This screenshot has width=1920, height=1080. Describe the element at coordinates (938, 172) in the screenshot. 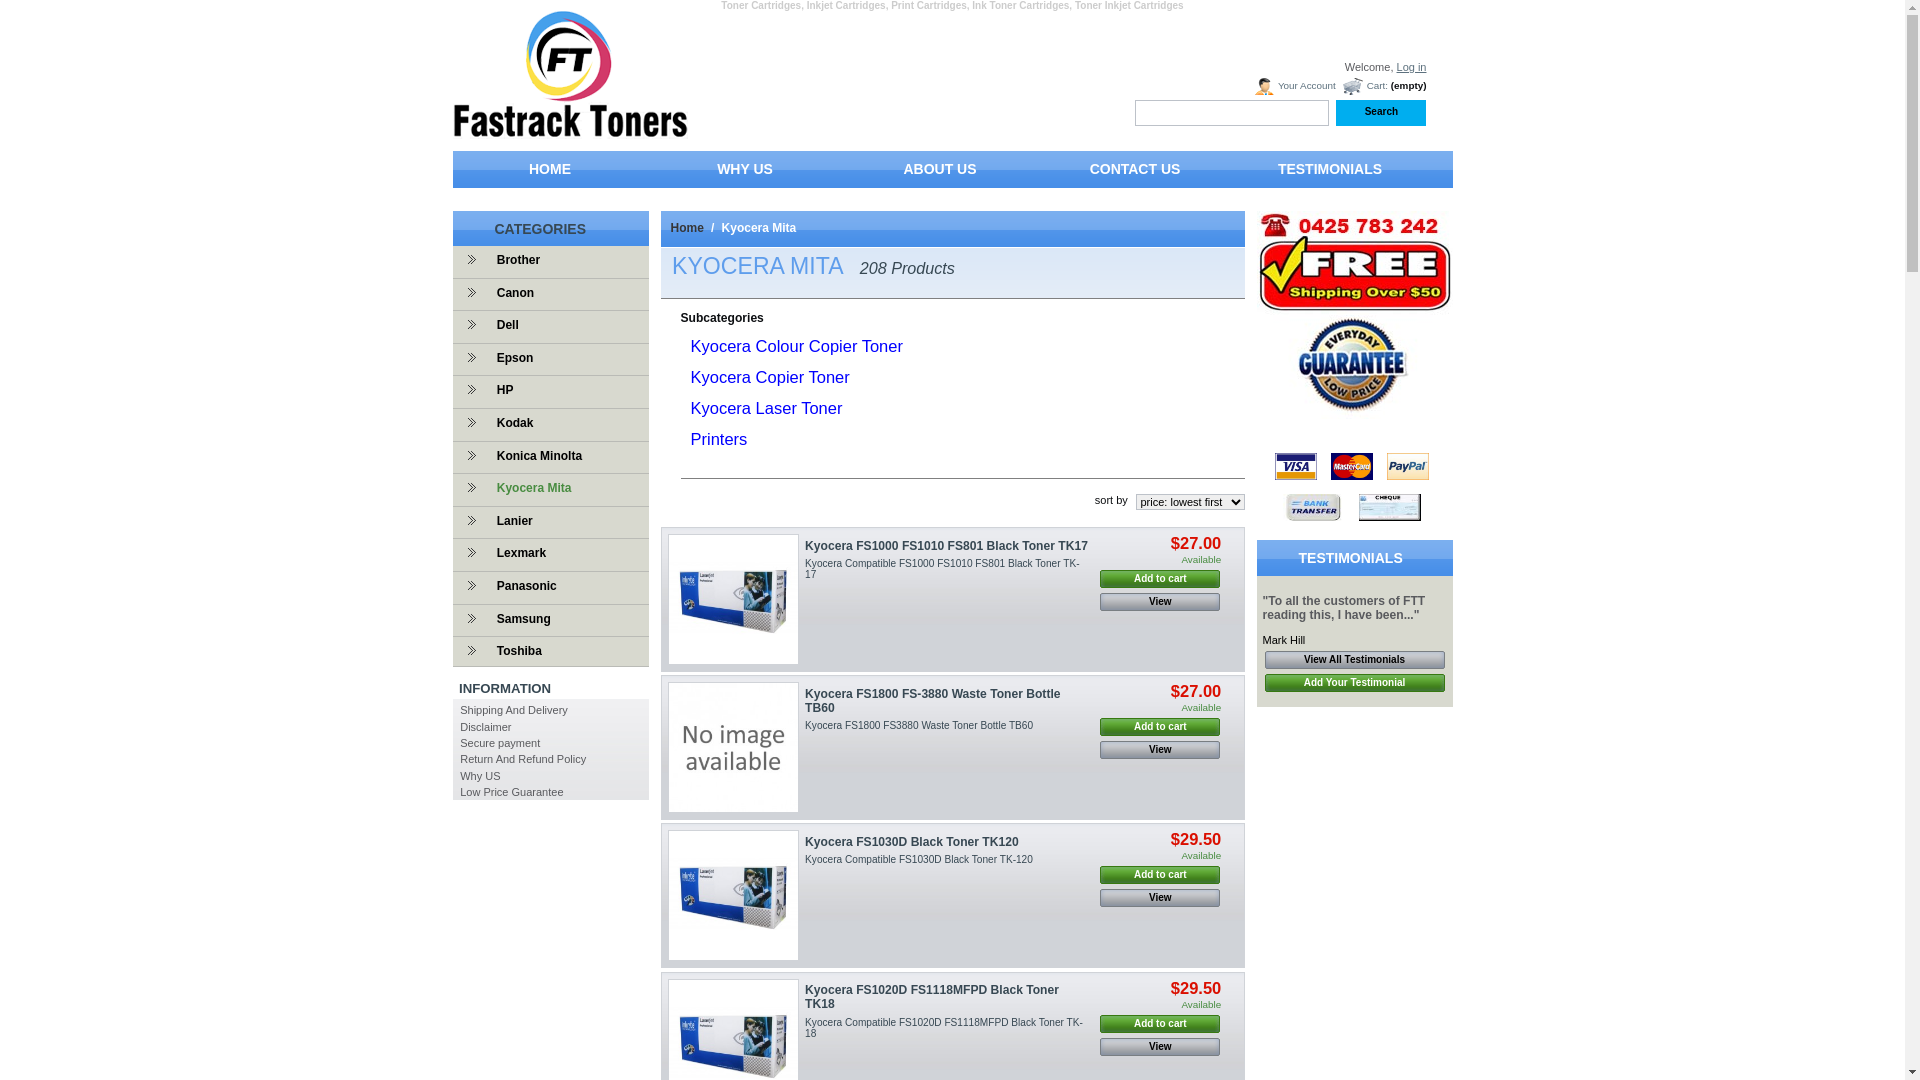

I see `'ABOUT US'` at that location.